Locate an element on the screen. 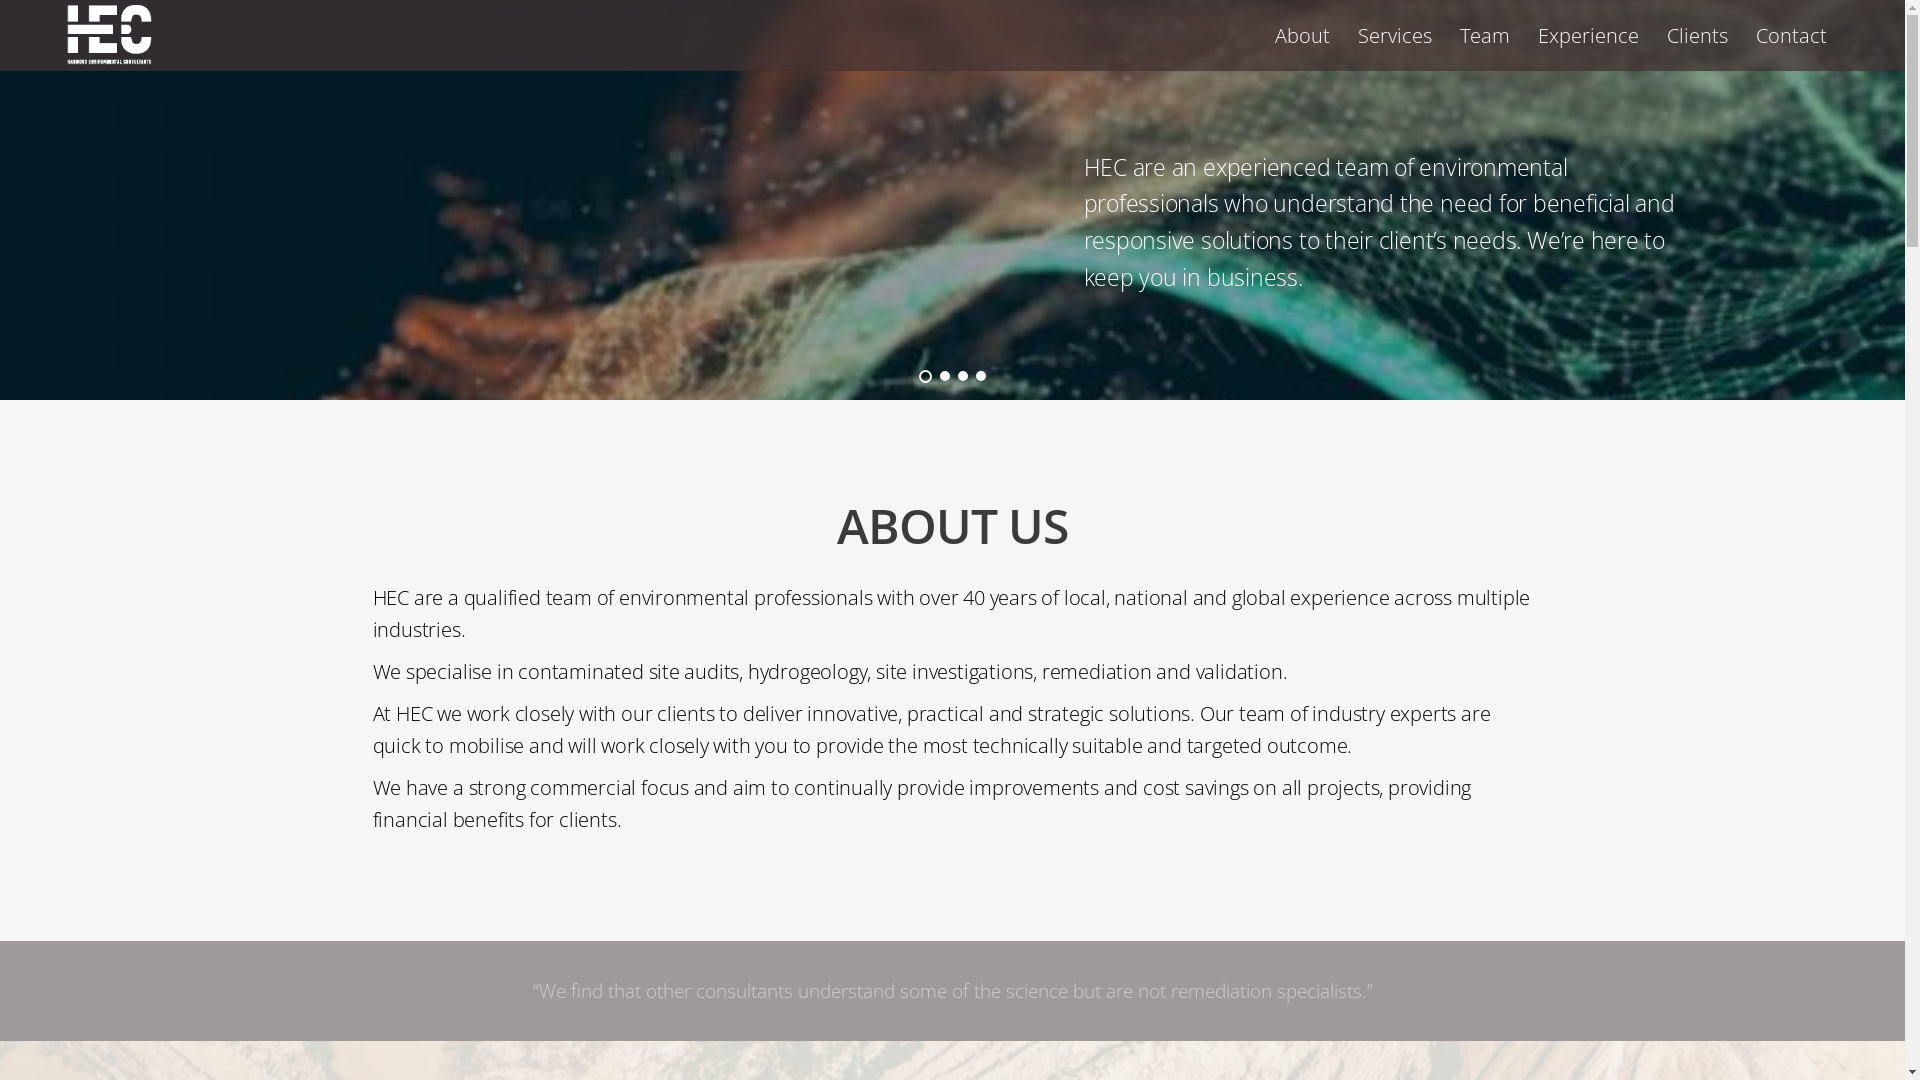 This screenshot has height=1080, width=1920. 'HEC-white-logo' is located at coordinates (108, 34).